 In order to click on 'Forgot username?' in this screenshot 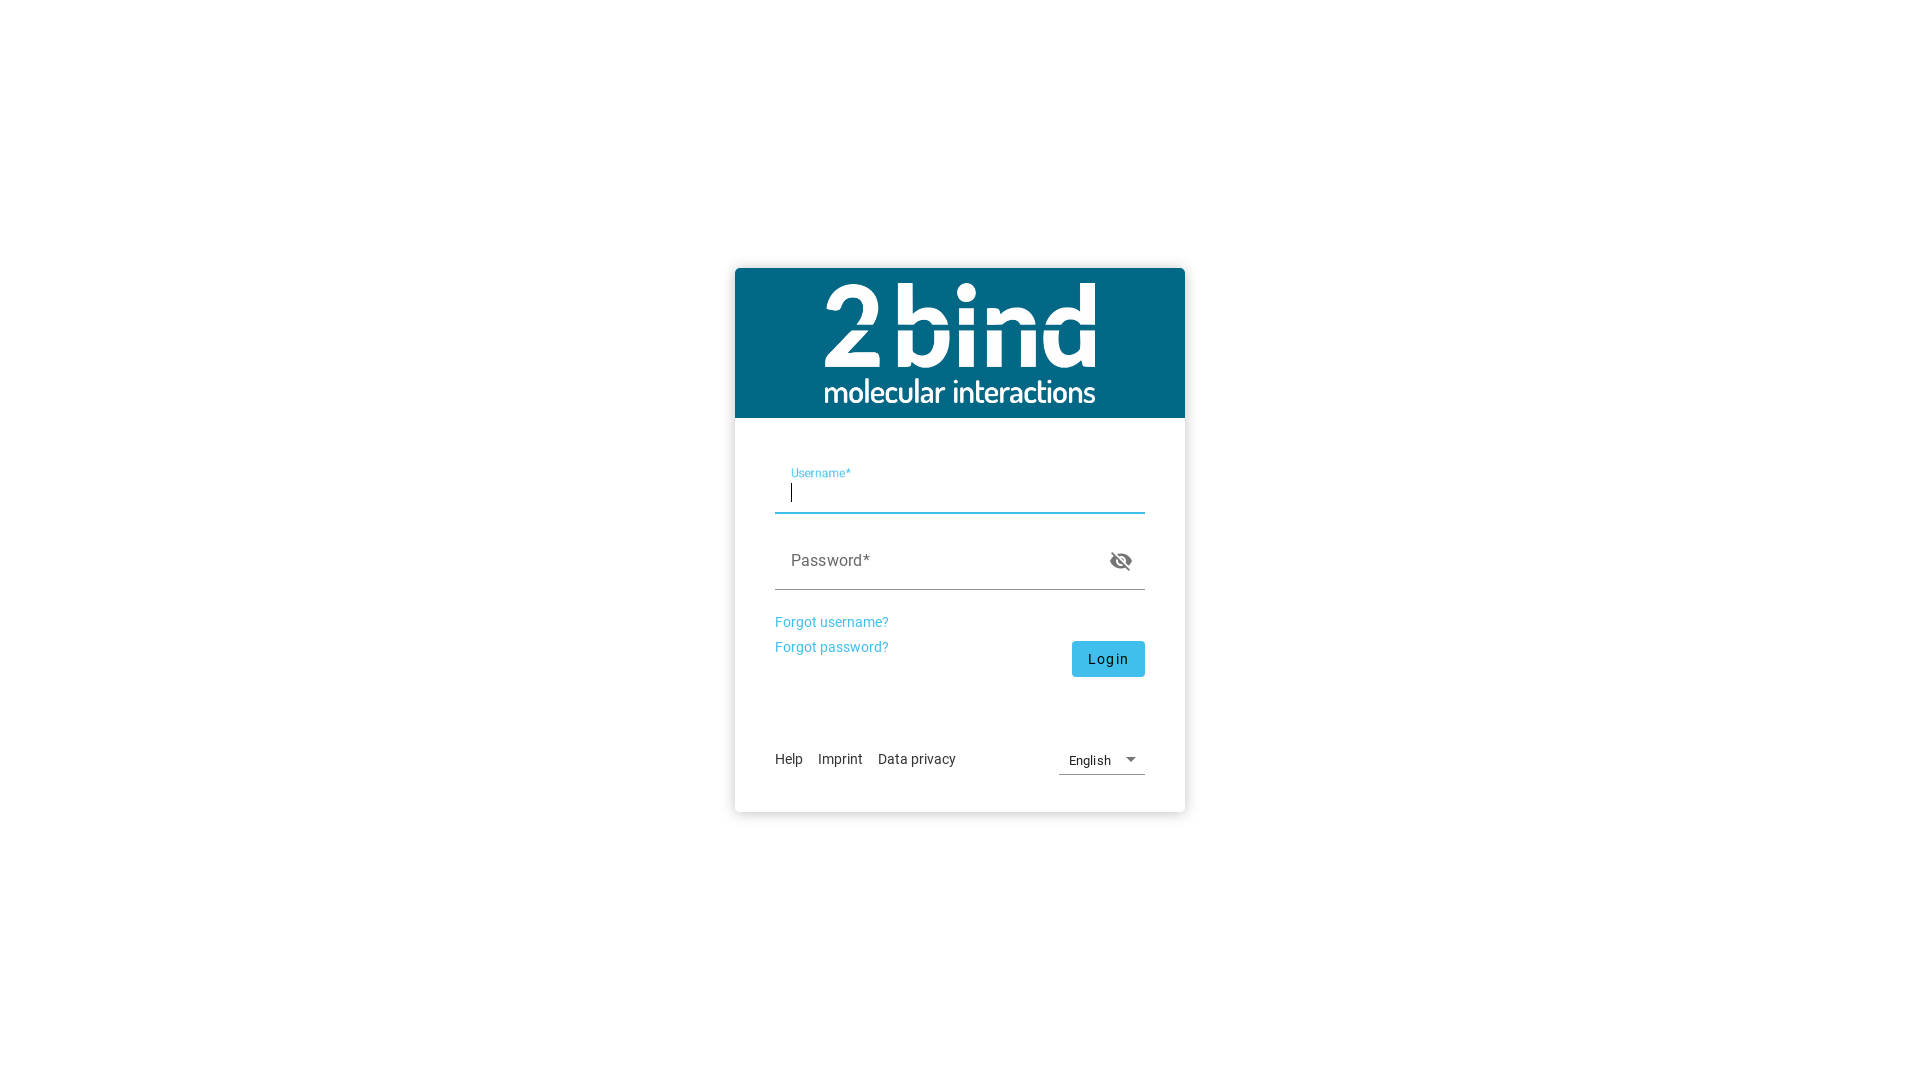, I will do `click(835, 621)`.